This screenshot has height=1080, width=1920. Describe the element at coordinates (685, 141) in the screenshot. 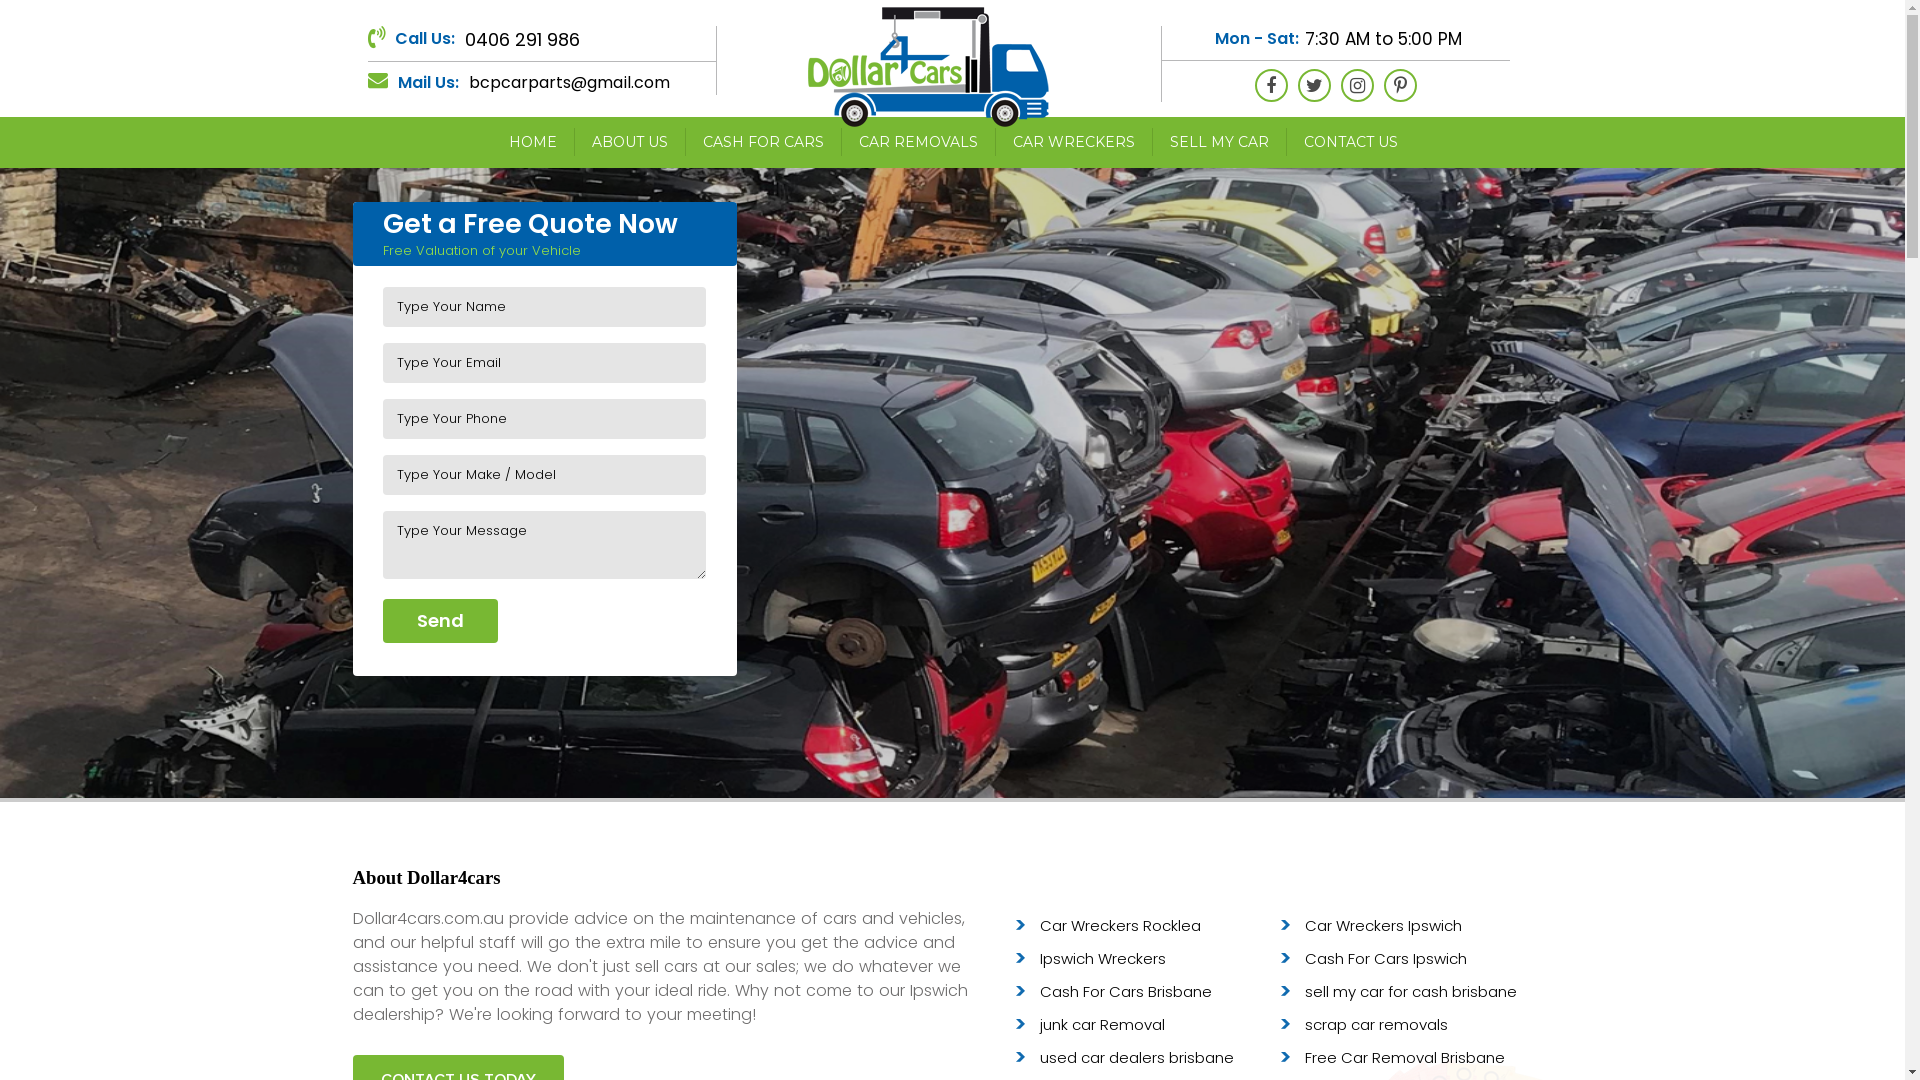

I see `'CASH FOR CARS'` at that location.